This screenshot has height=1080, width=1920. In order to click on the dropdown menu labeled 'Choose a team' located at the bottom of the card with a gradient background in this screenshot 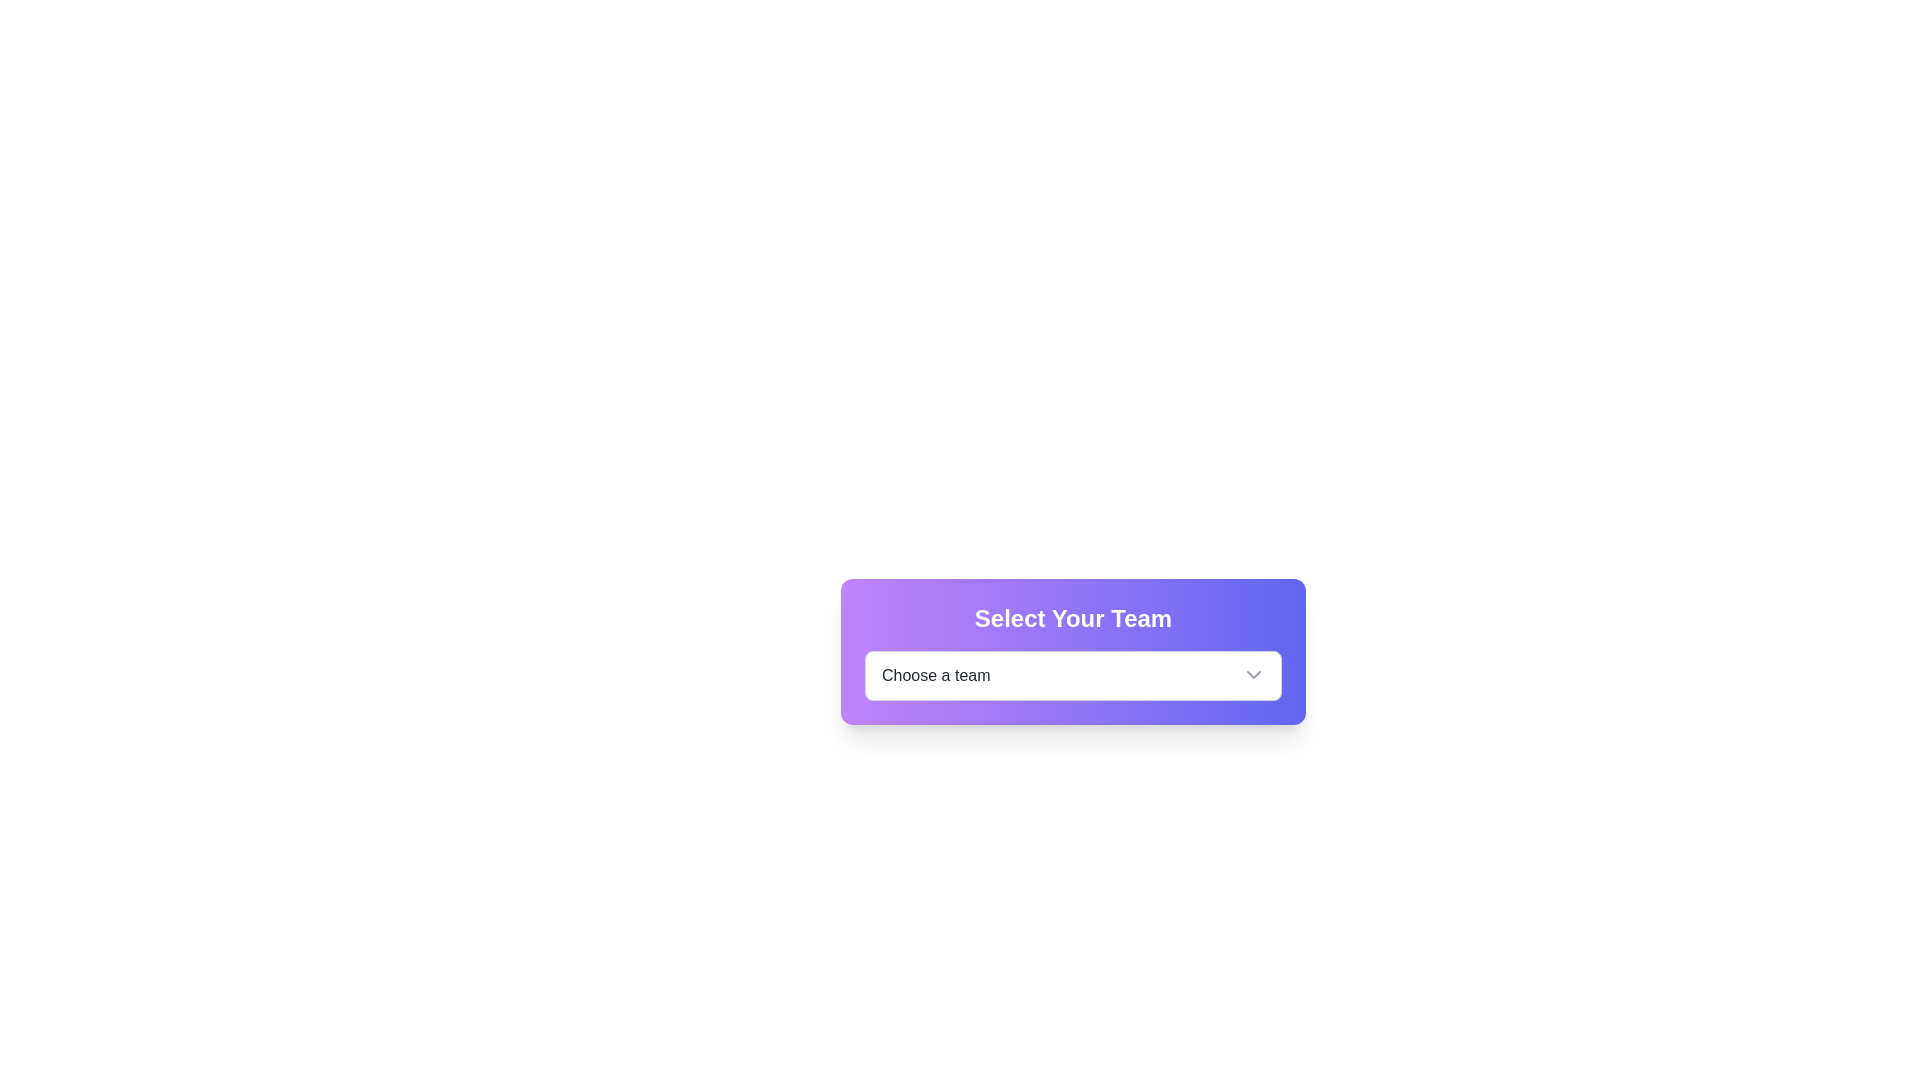, I will do `click(1072, 675)`.